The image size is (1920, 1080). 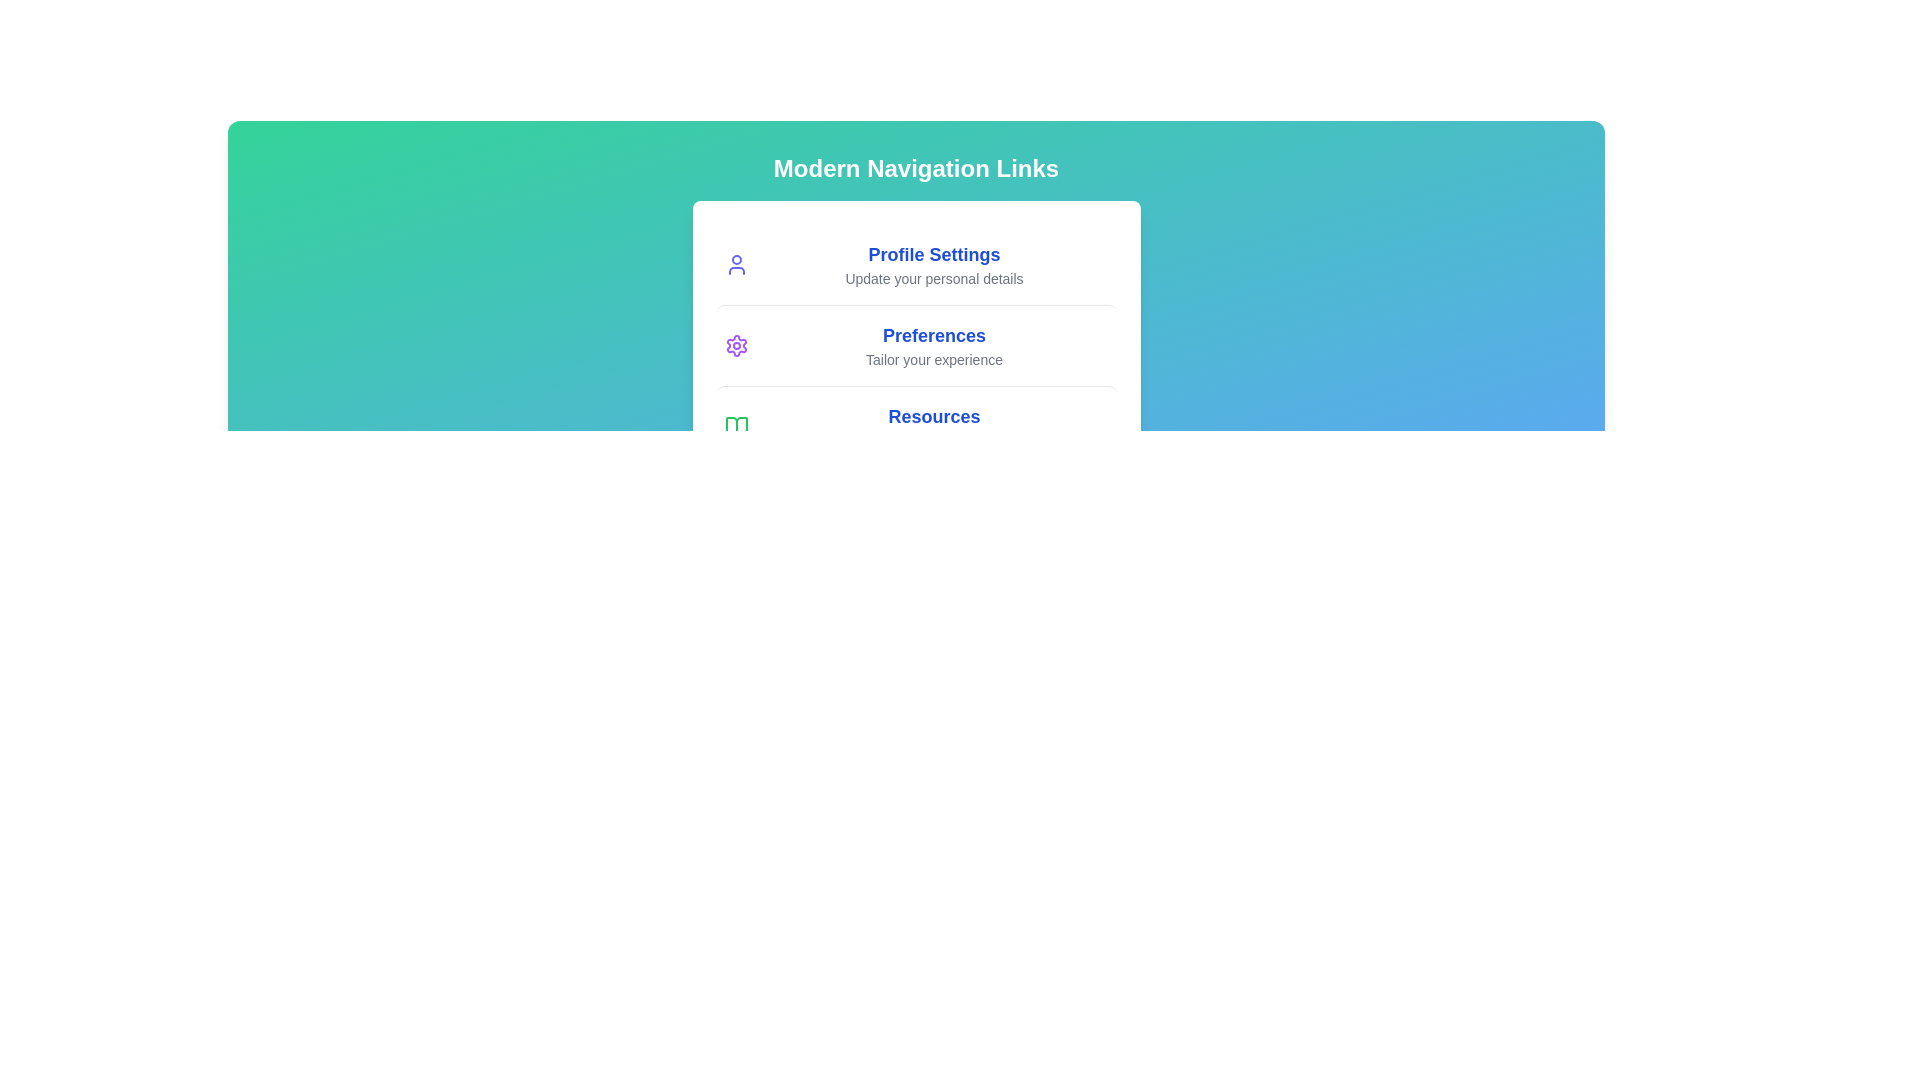 What do you see at coordinates (915, 345) in the screenshot?
I see `the navigational link button located beneath 'Profile Settings' and above 'Resources' within the centered white box styled section of the 'Modern Navigation Links'` at bounding box center [915, 345].